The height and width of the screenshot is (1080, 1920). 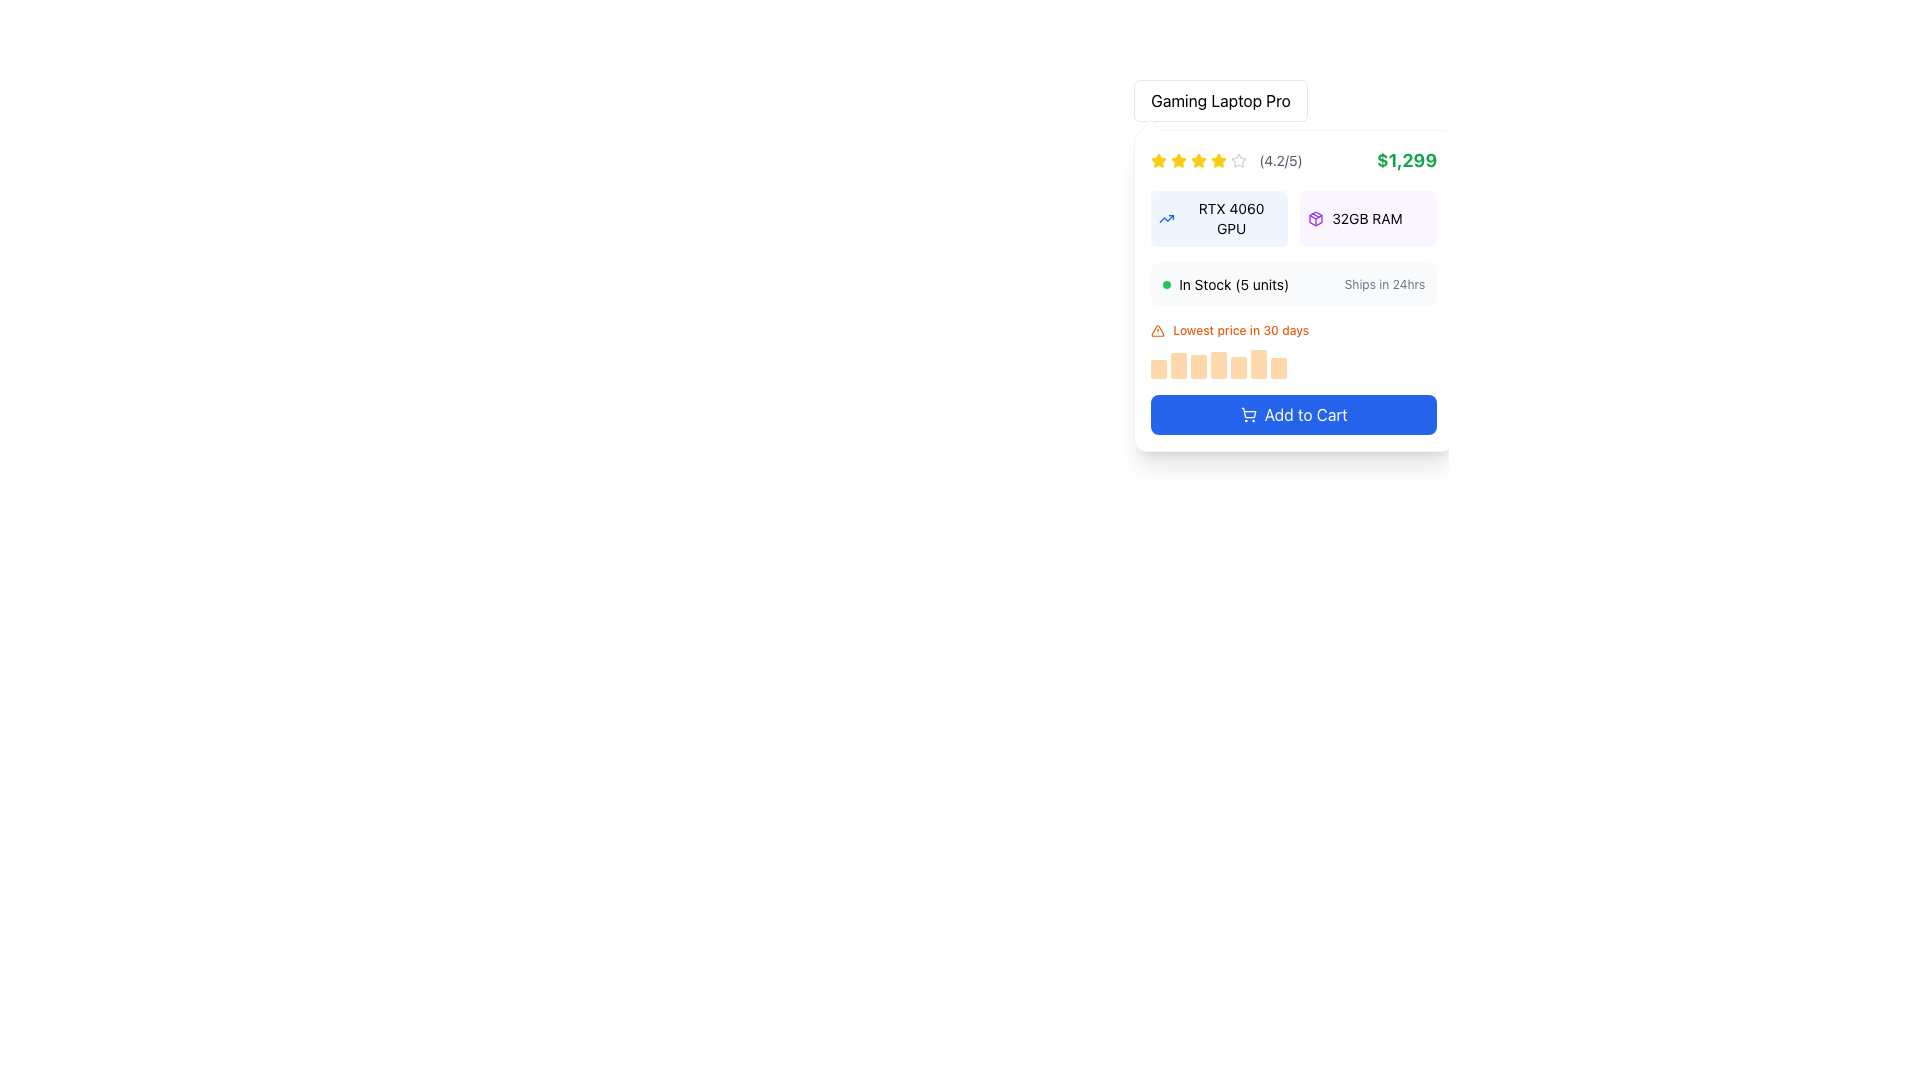 What do you see at coordinates (1366, 219) in the screenshot?
I see `the text label displaying '32GB RAM' located in the details section of a product card, which has a light purple background` at bounding box center [1366, 219].